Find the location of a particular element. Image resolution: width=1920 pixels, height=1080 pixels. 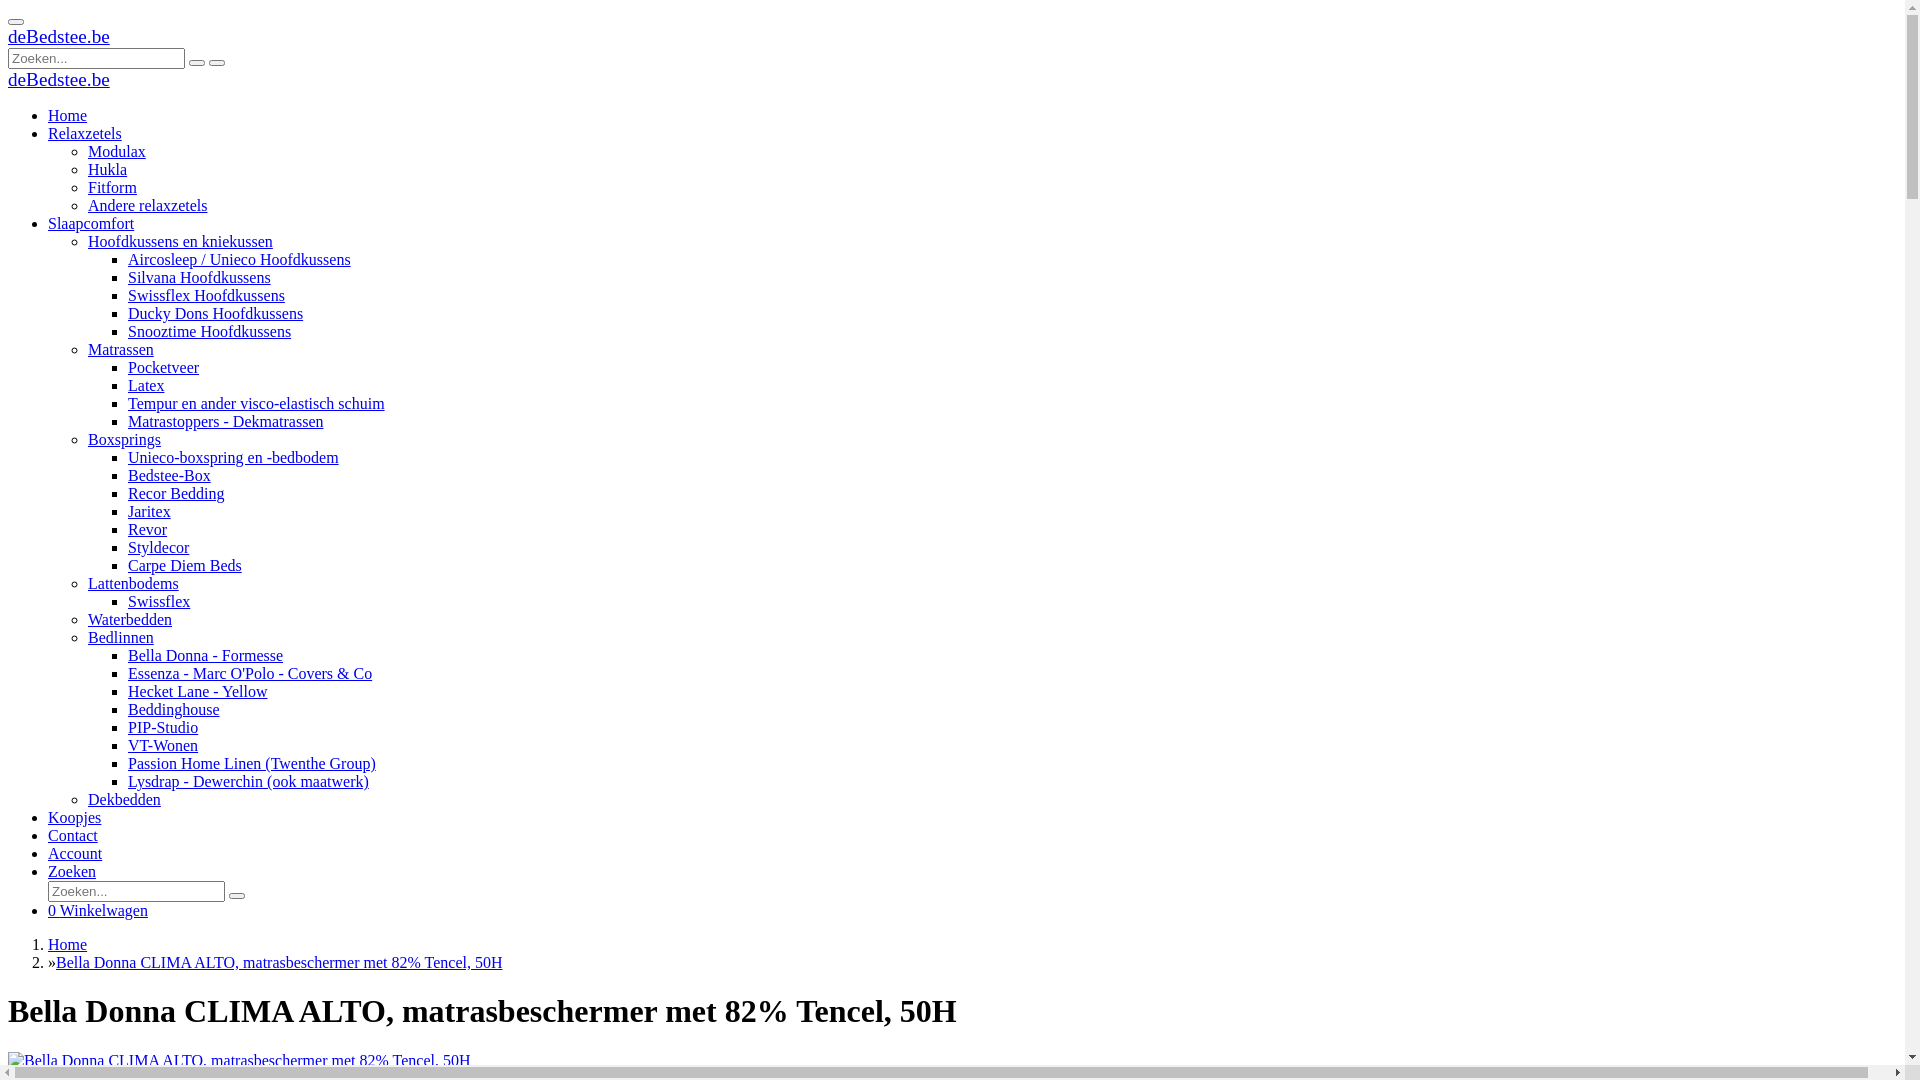

'Revor' is located at coordinates (146, 528).